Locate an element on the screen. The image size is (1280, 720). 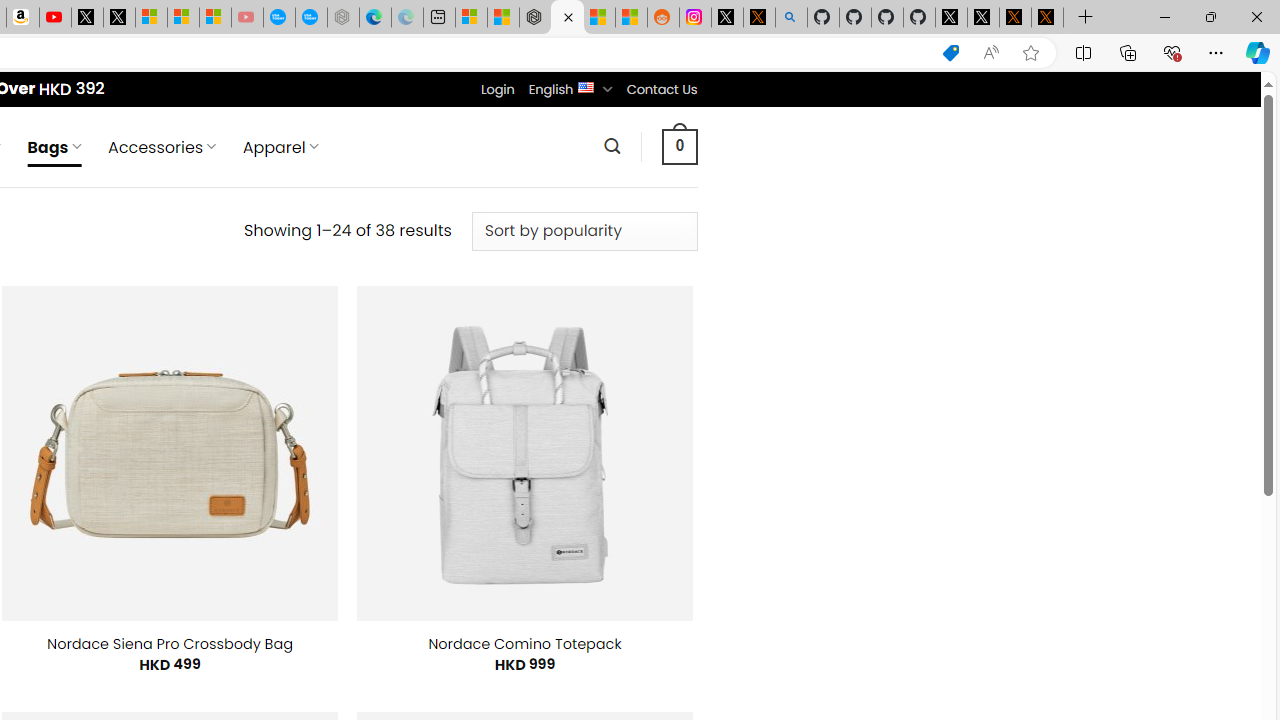
'Browser essentials' is located at coordinates (1171, 51).